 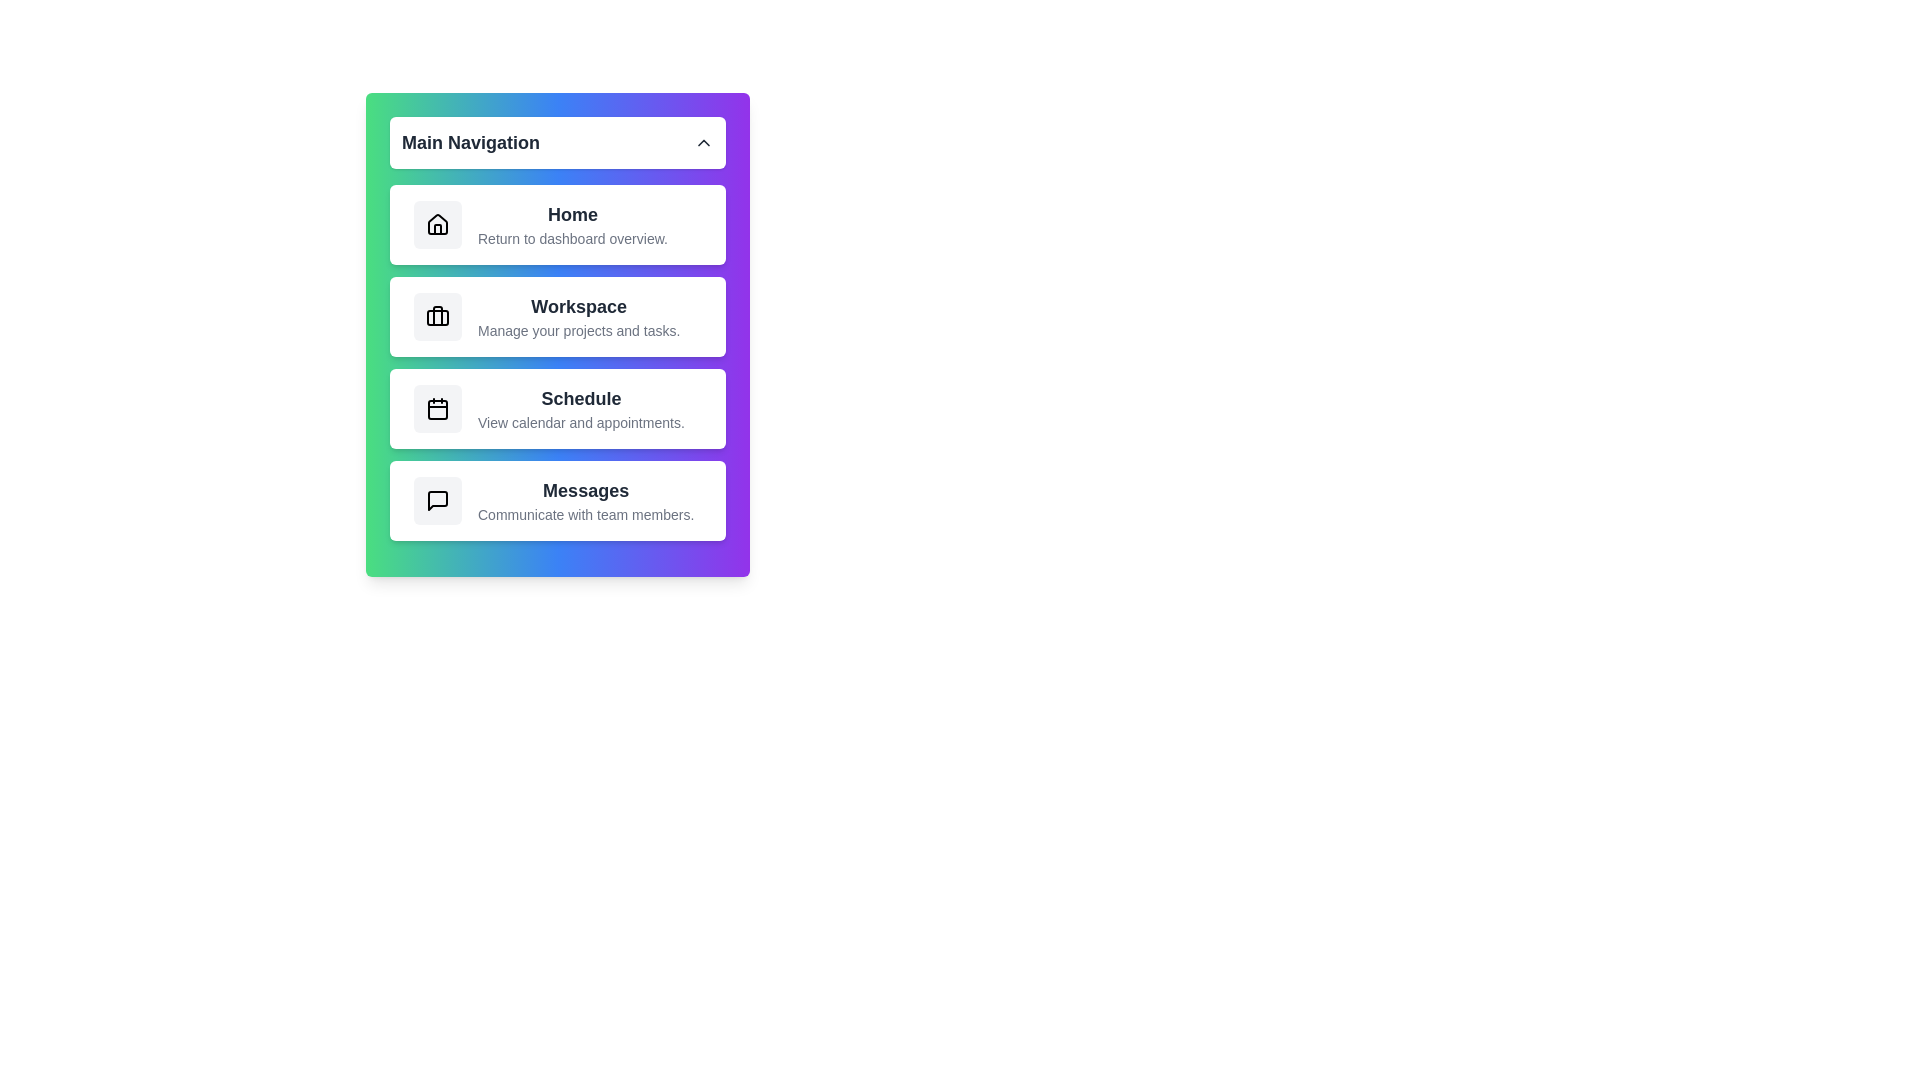 What do you see at coordinates (557, 500) in the screenshot?
I see `the 'Messages' navigation item to select it` at bounding box center [557, 500].